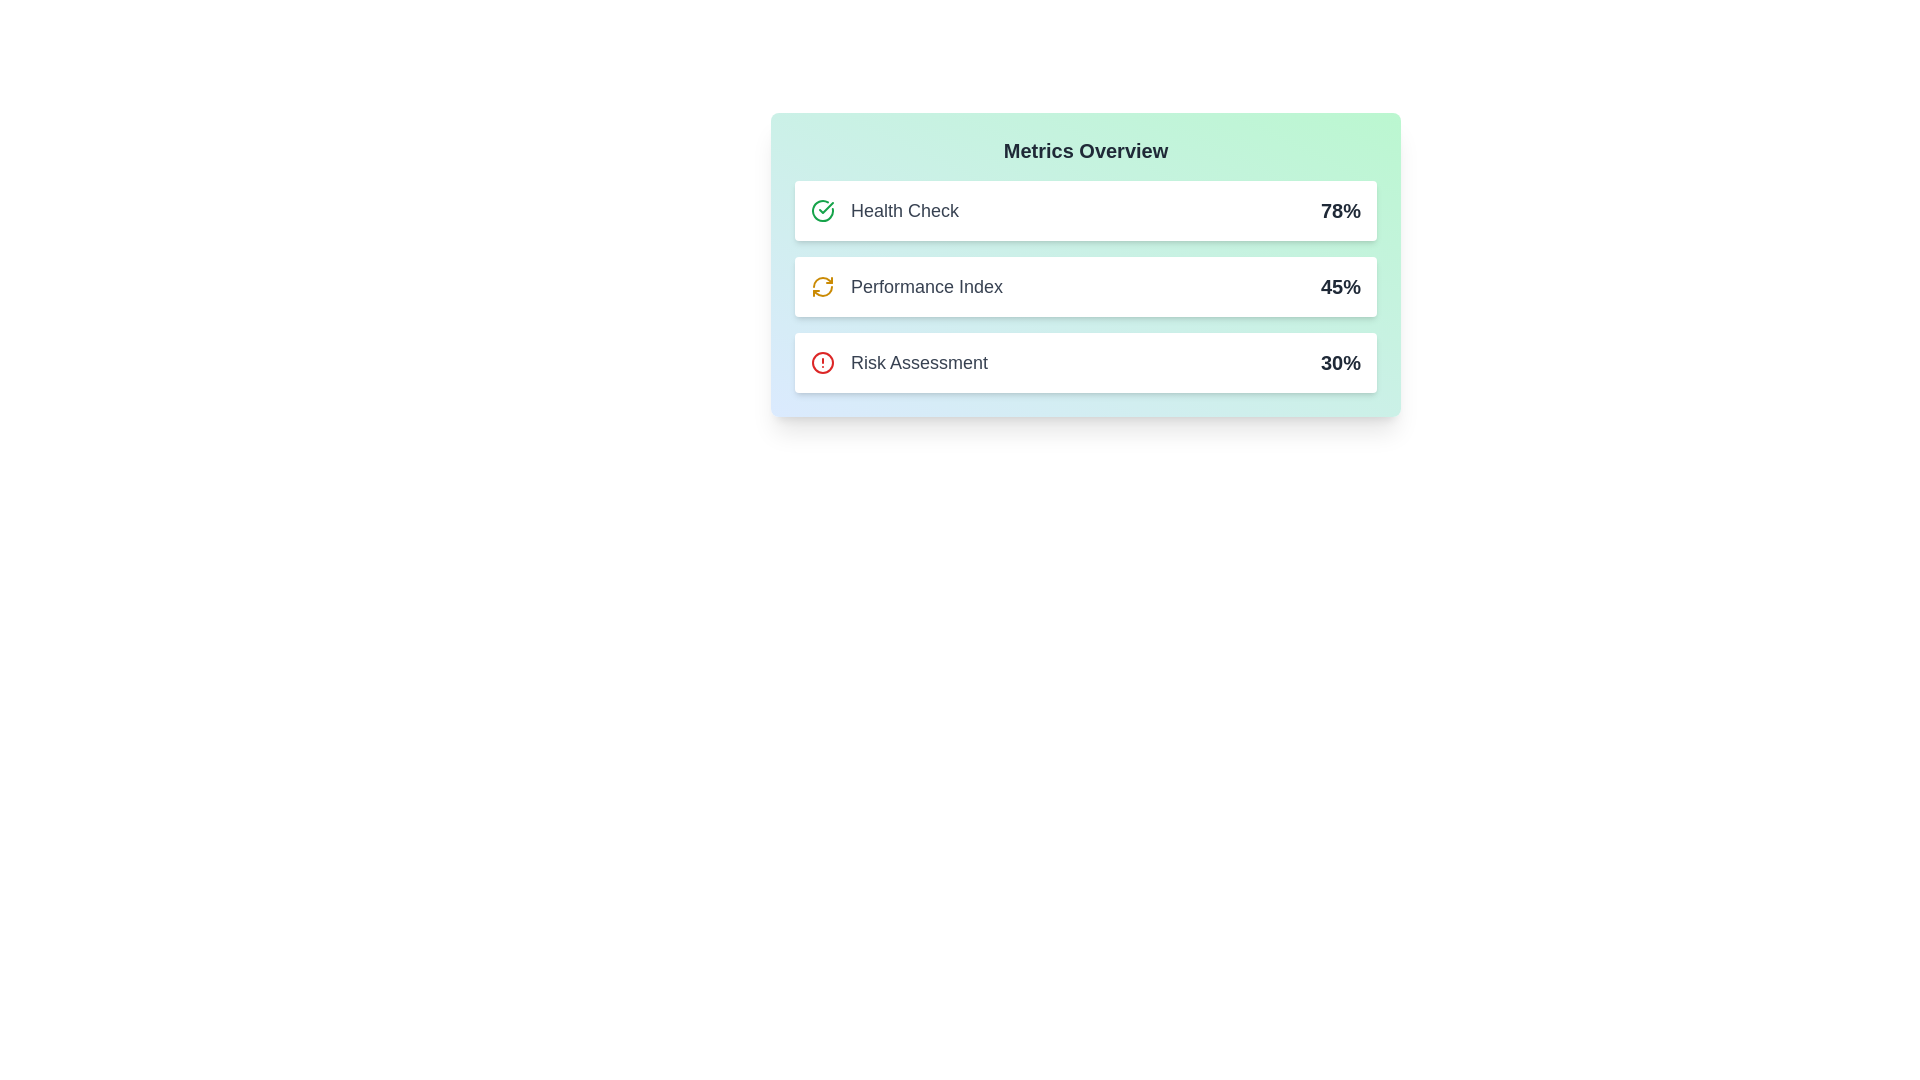 This screenshot has height=1080, width=1920. Describe the element at coordinates (918, 362) in the screenshot. I see `the static text element in the third entry of the 'Metrics Overview' list, which describes the associated metric and is aligned with a red alert icon and a numerical representation ('30%')` at that location.